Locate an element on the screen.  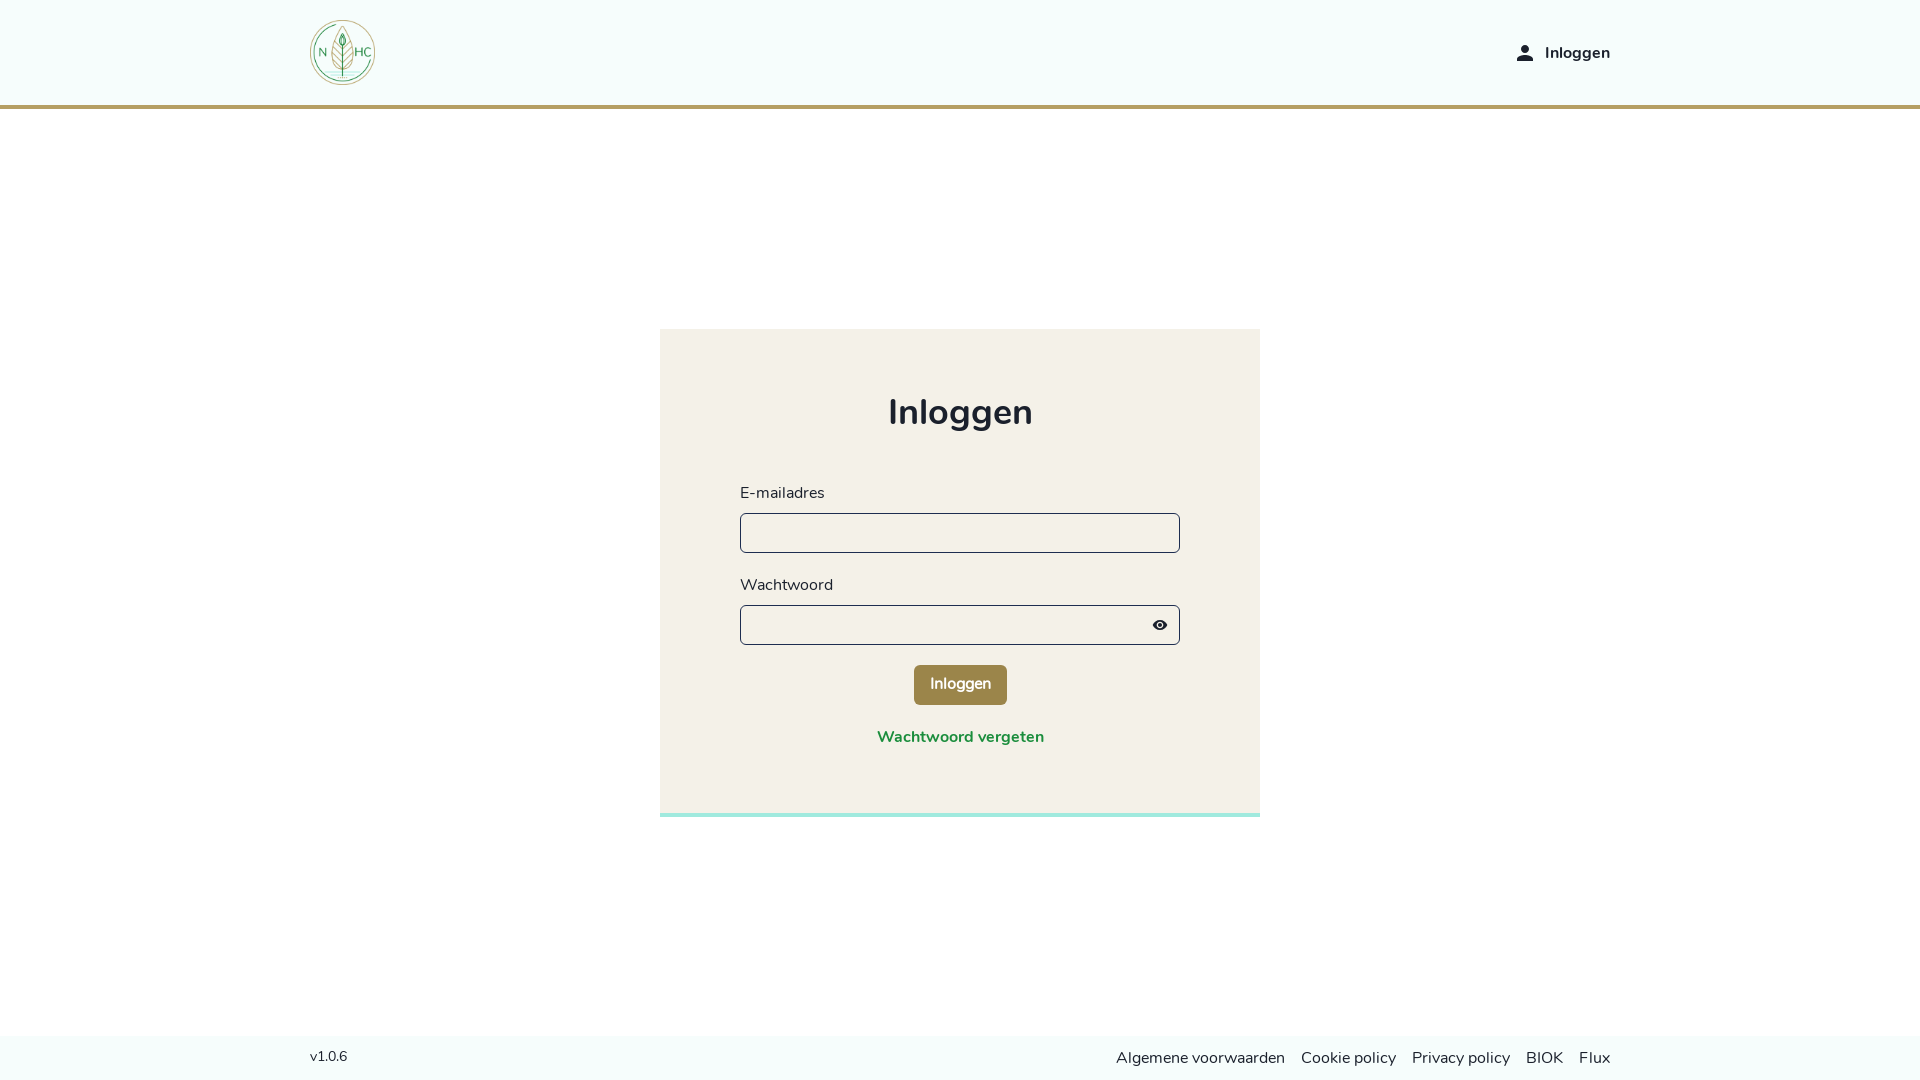
'BIOK' is located at coordinates (1543, 1056).